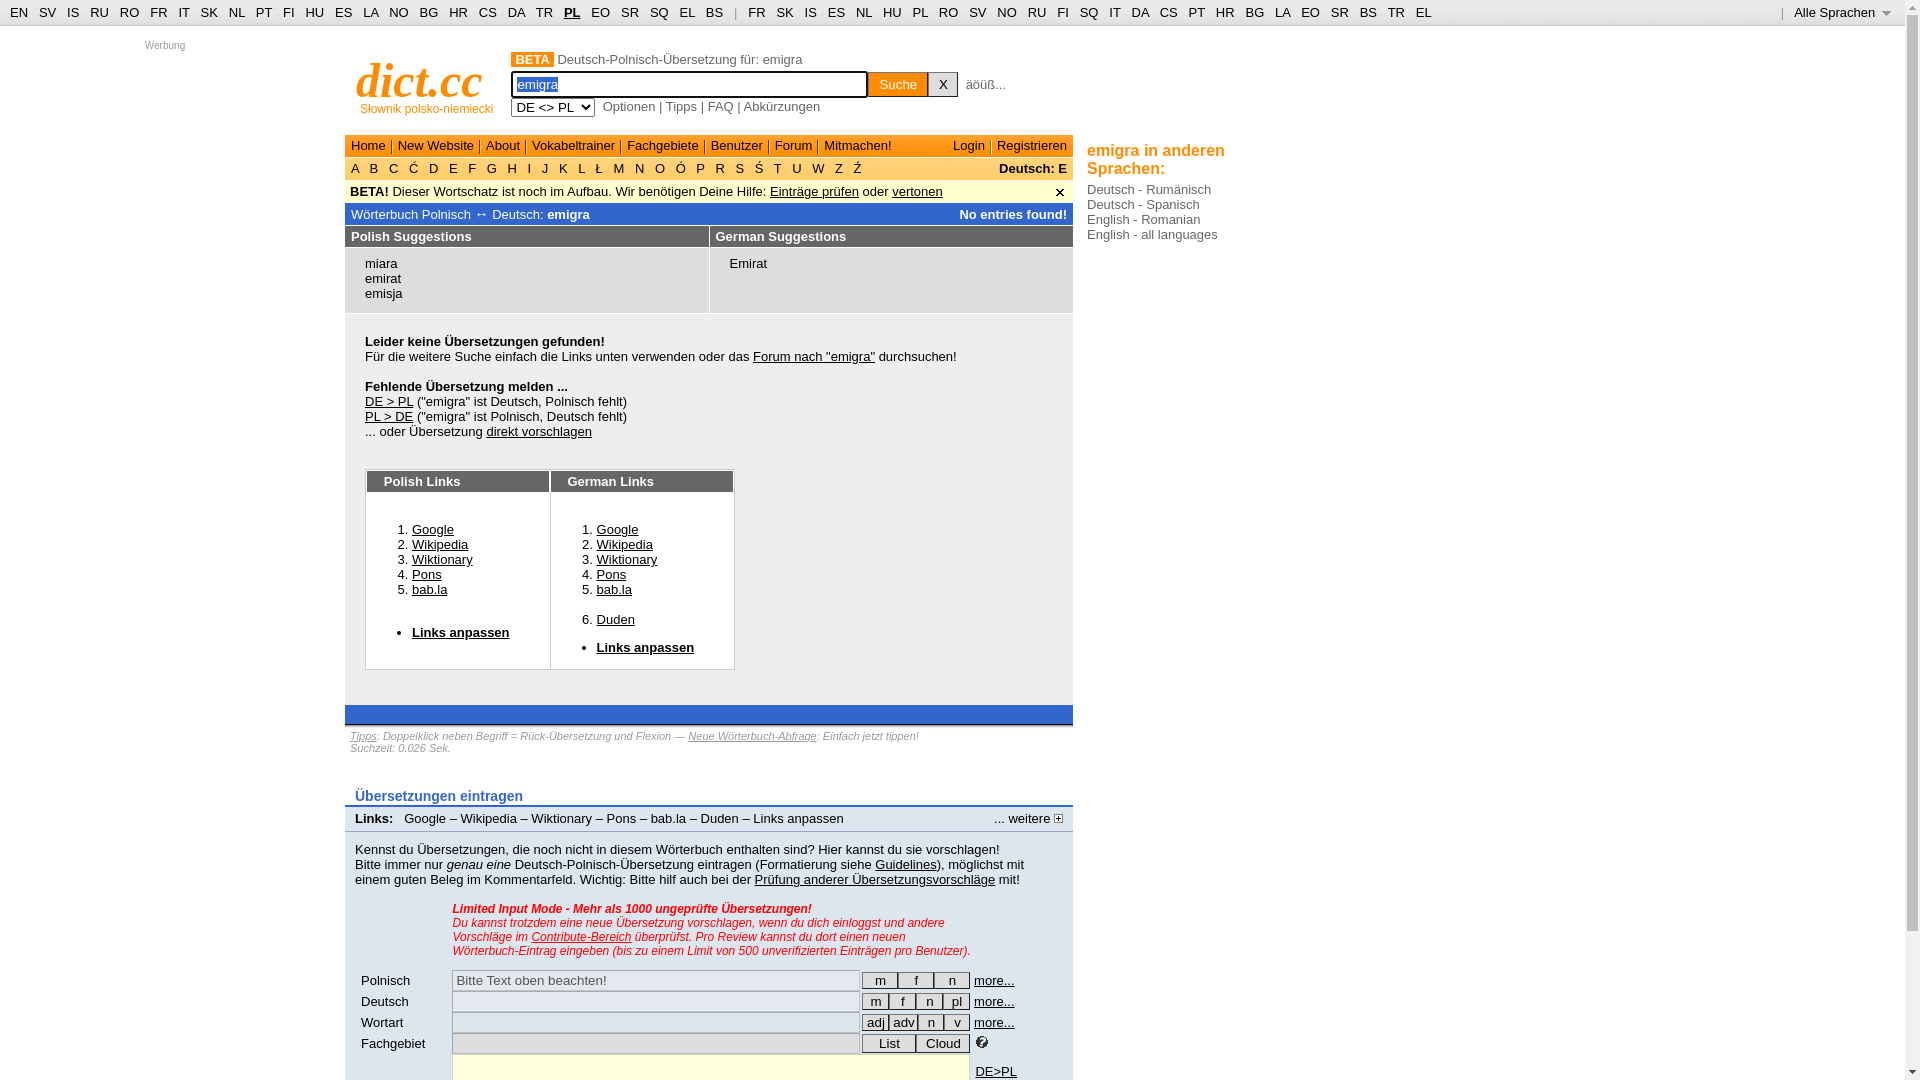 The width and height of the screenshot is (1920, 1080). Describe the element at coordinates (836, 12) in the screenshot. I see `'ES'` at that location.